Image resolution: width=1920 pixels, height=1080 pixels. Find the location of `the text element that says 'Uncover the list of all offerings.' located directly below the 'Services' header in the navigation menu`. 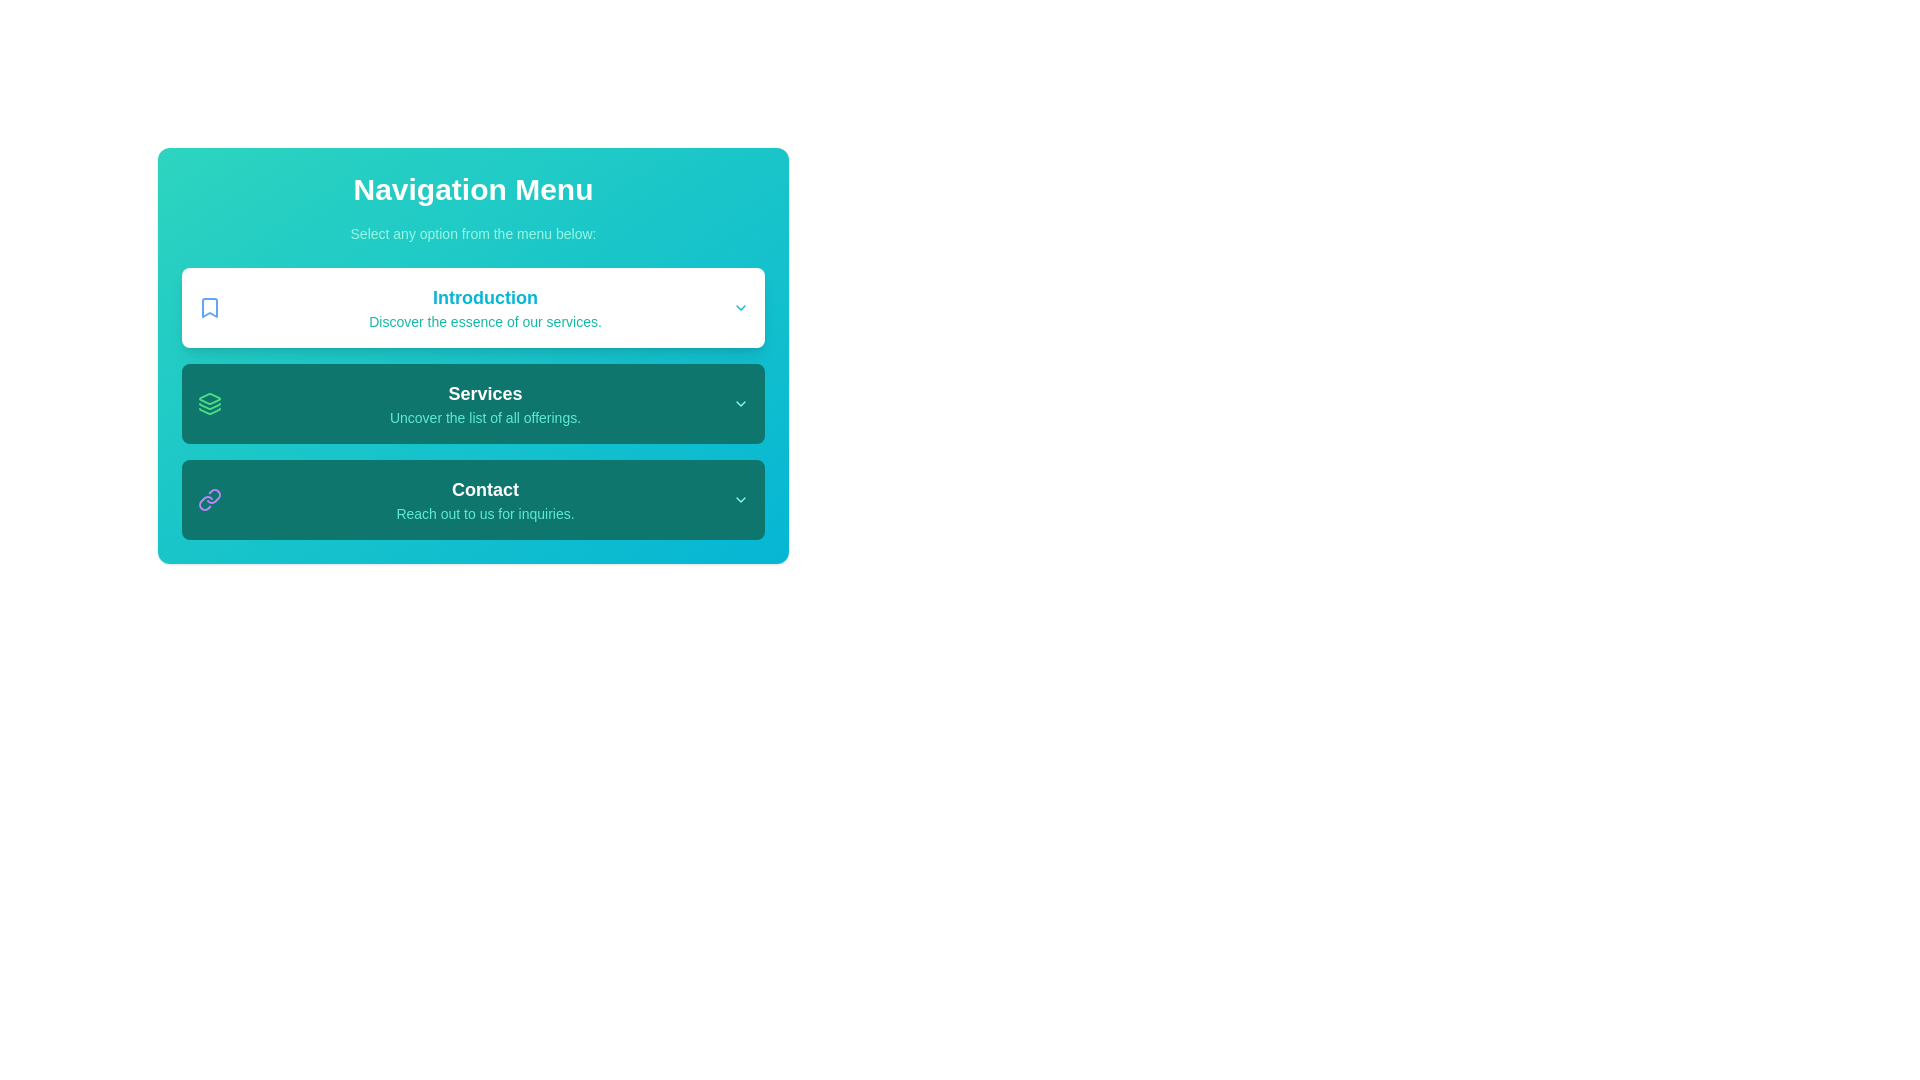

the text element that says 'Uncover the list of all offerings.' located directly below the 'Services' header in the navigation menu is located at coordinates (485, 416).